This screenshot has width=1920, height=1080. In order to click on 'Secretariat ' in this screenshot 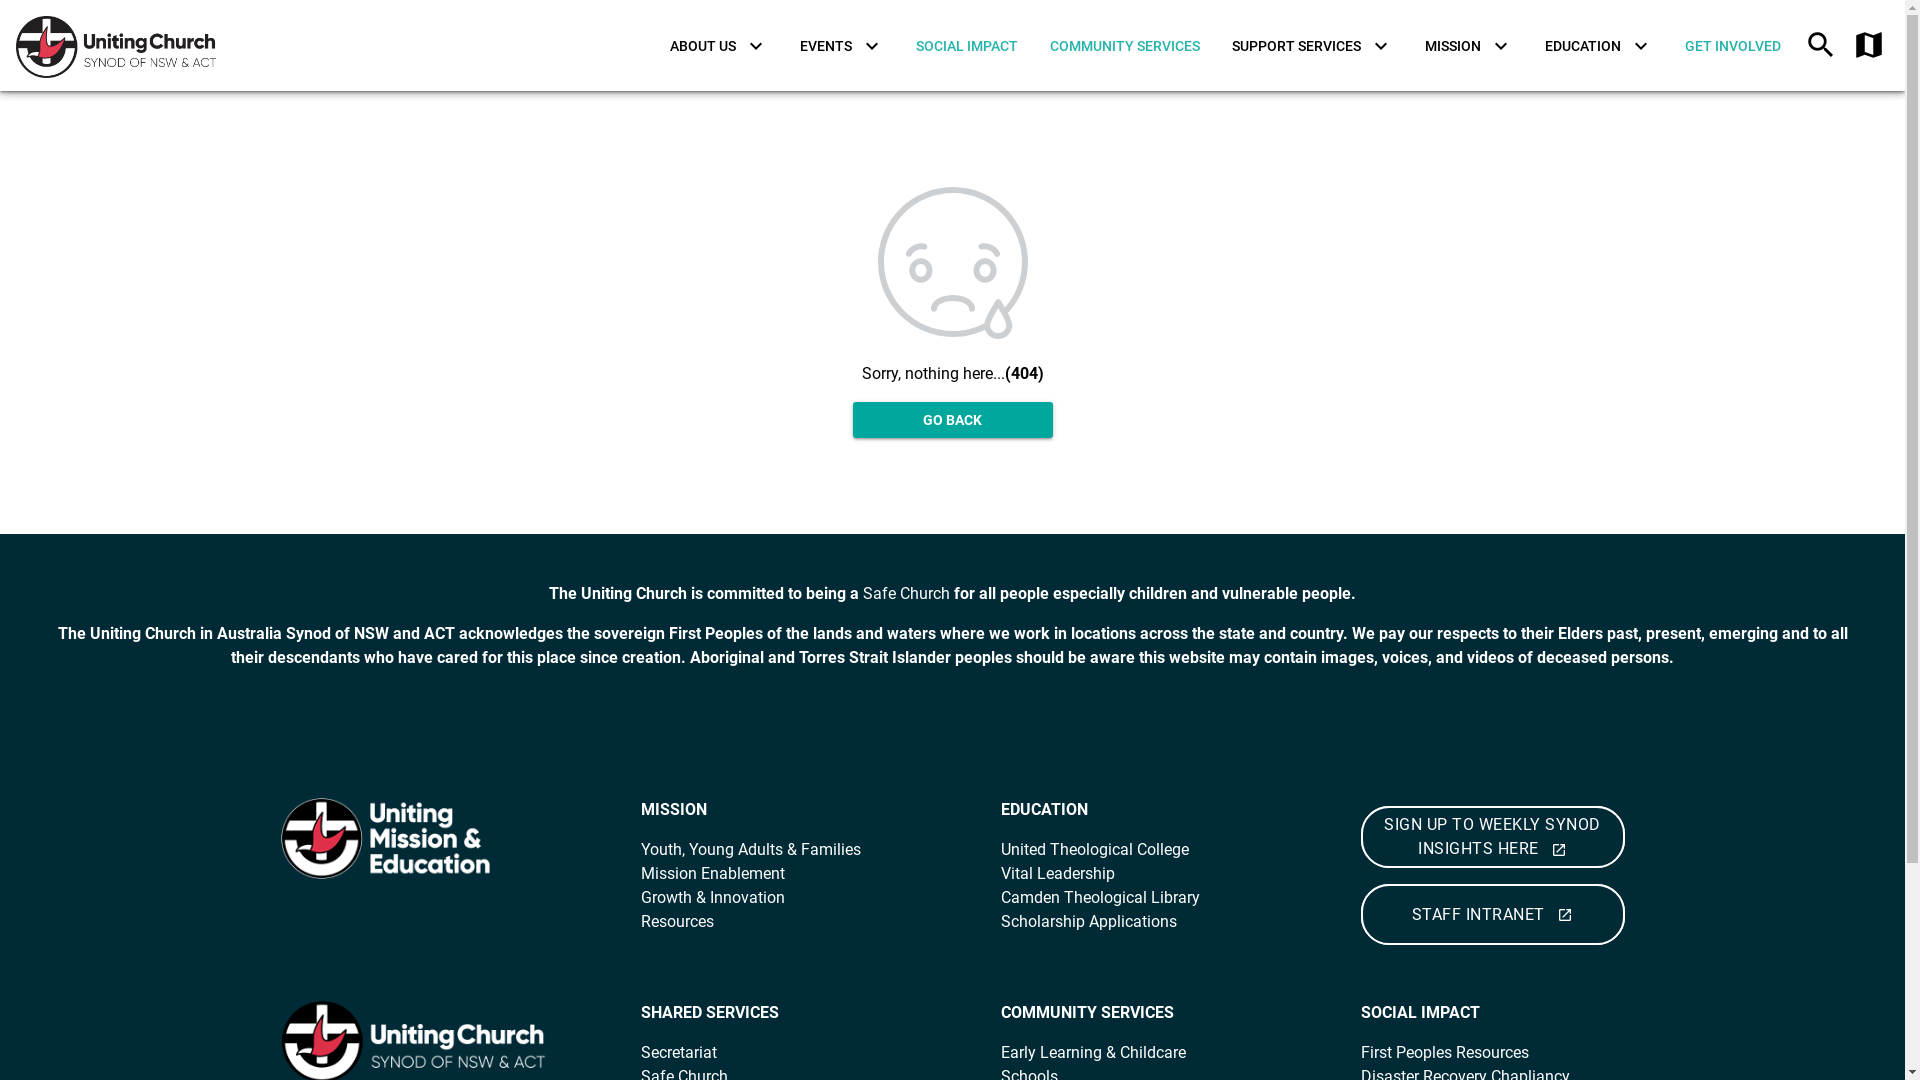, I will do `click(680, 1051)`.